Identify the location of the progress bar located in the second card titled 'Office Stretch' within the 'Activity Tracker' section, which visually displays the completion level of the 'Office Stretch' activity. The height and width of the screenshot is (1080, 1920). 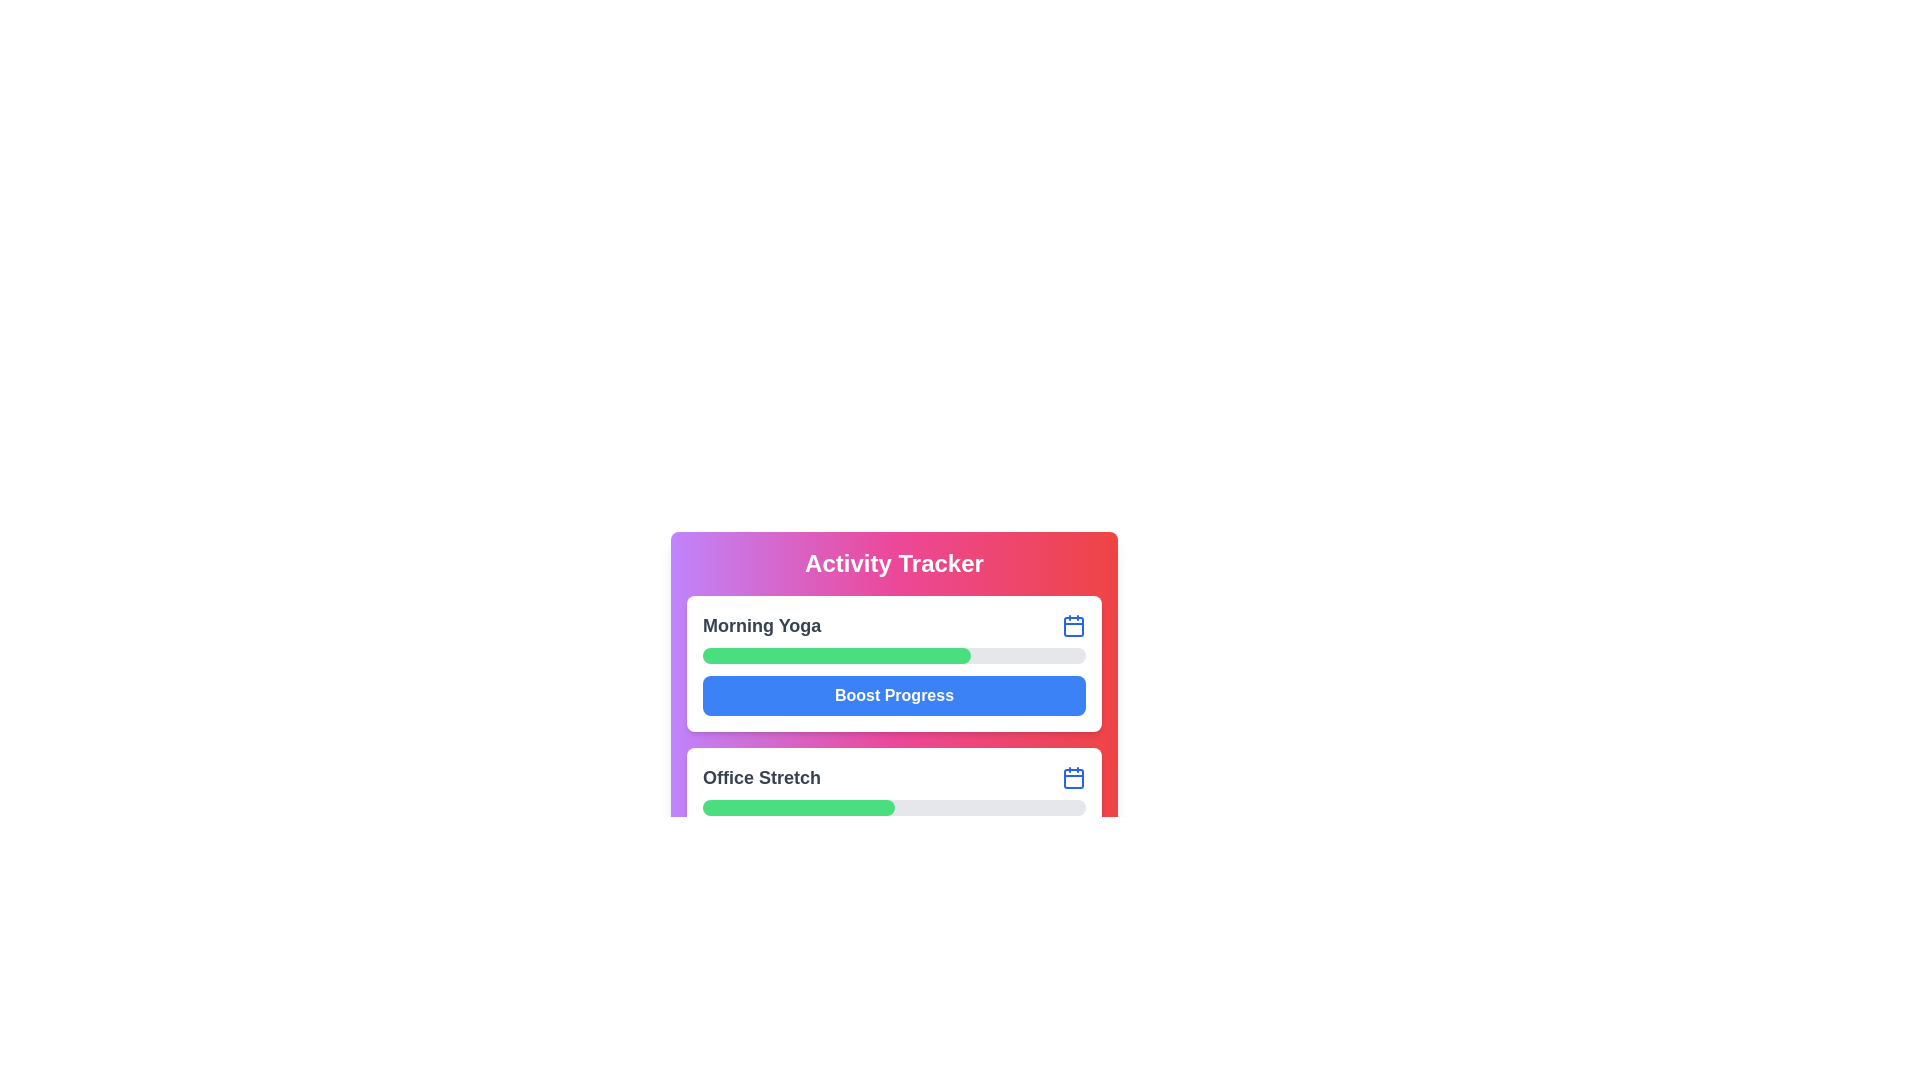
(893, 816).